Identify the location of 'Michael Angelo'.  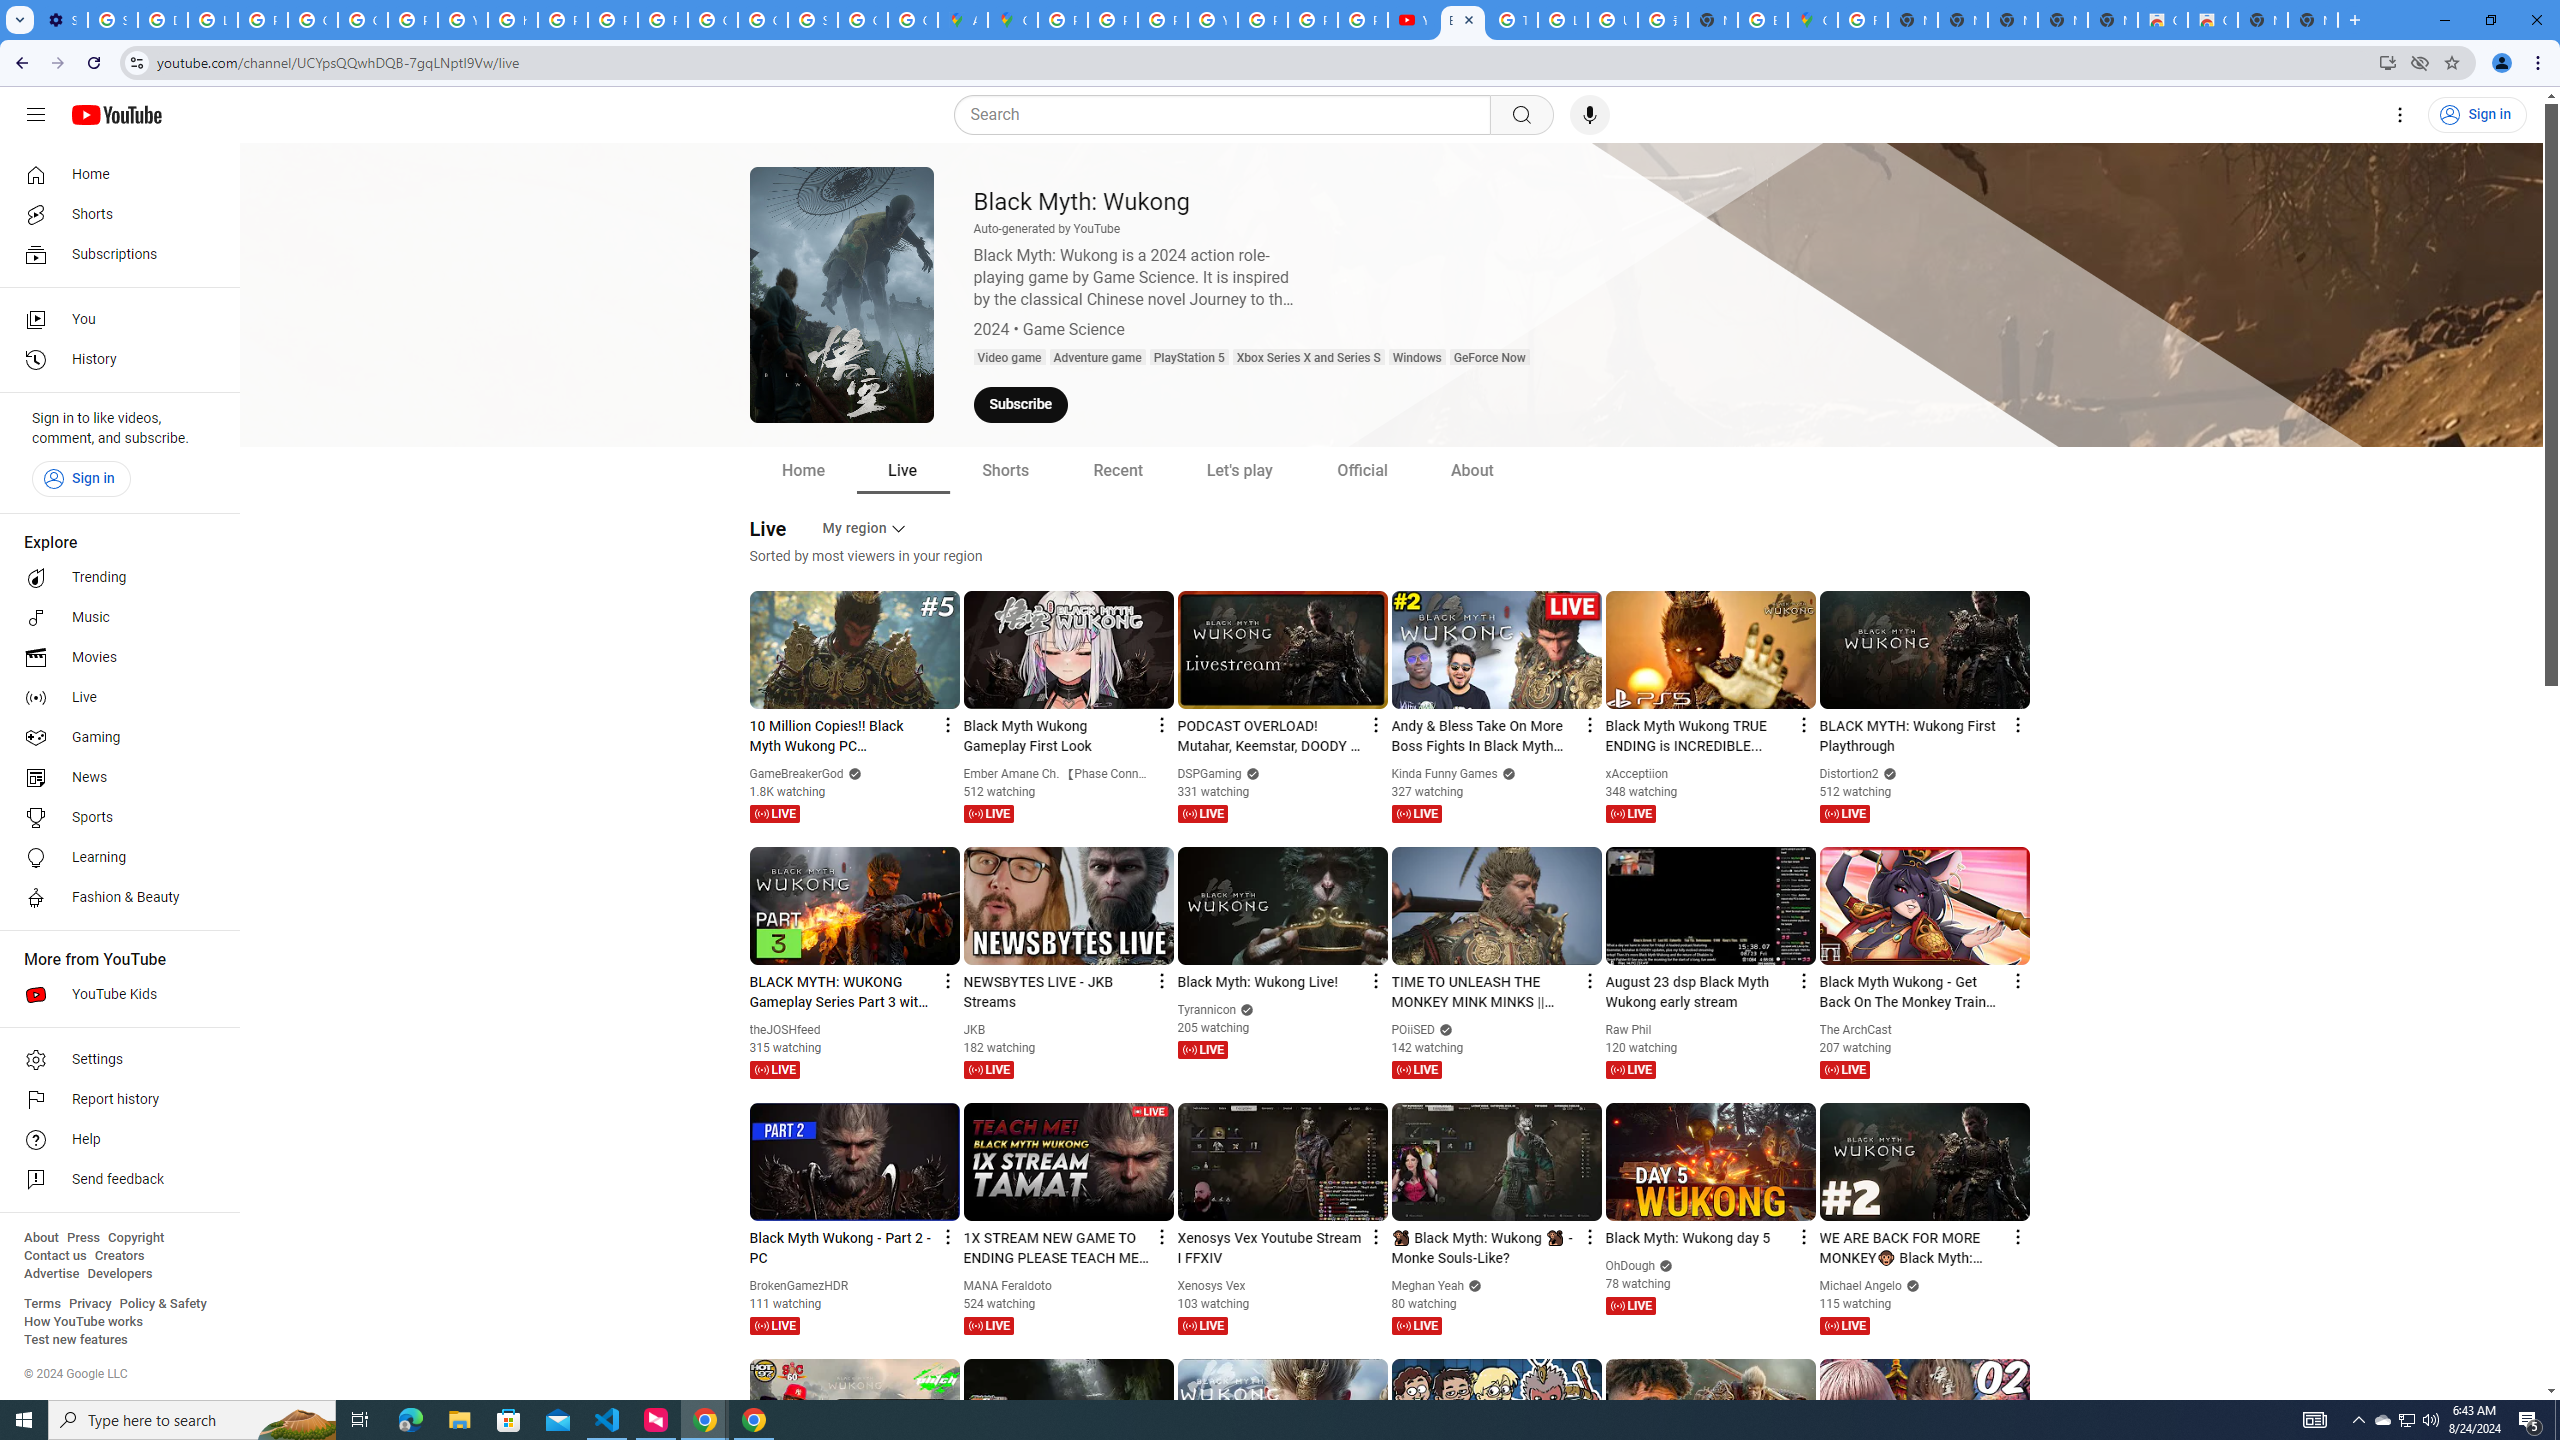
(1862, 1284).